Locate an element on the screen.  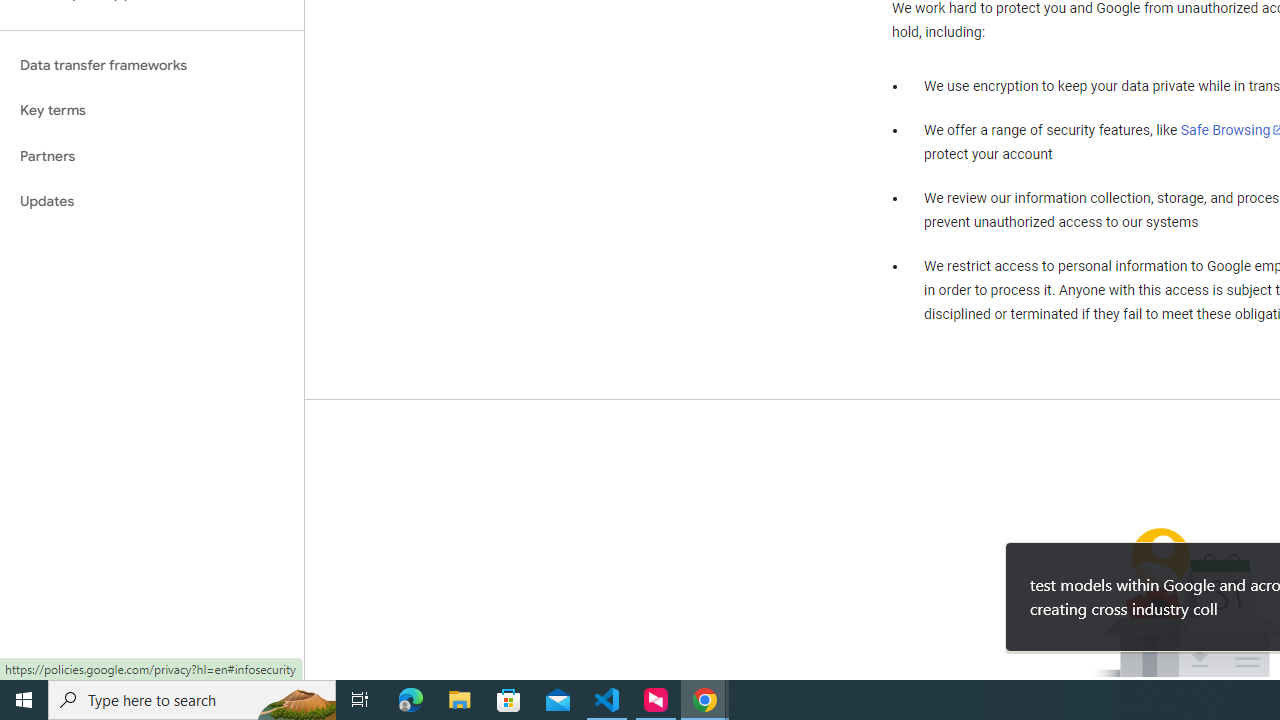
'Partners' is located at coordinates (151, 155).